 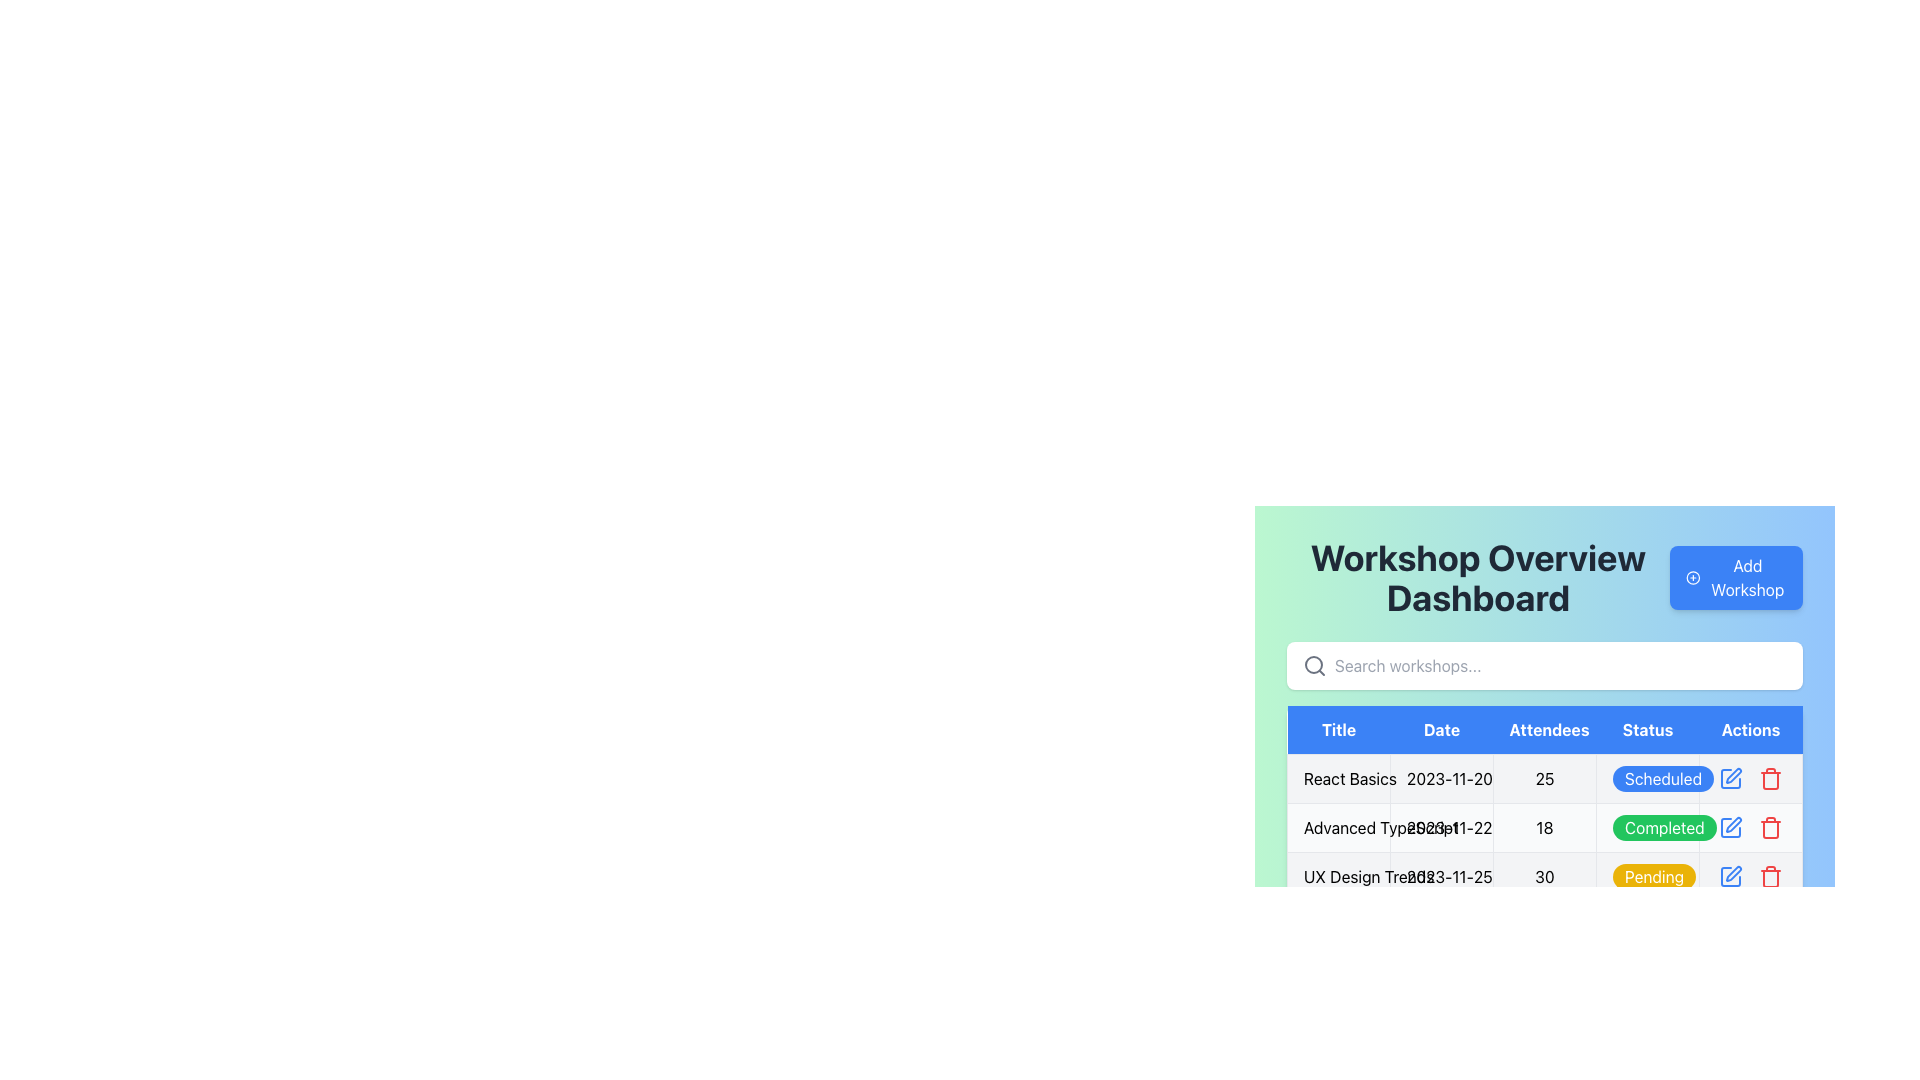 What do you see at coordinates (1339, 875) in the screenshot?
I see `the text label reading 'UX Design Trends' located in the leftmost column of the workshop overview dashboard table, specifically in the third row under the 'Title' header` at bounding box center [1339, 875].